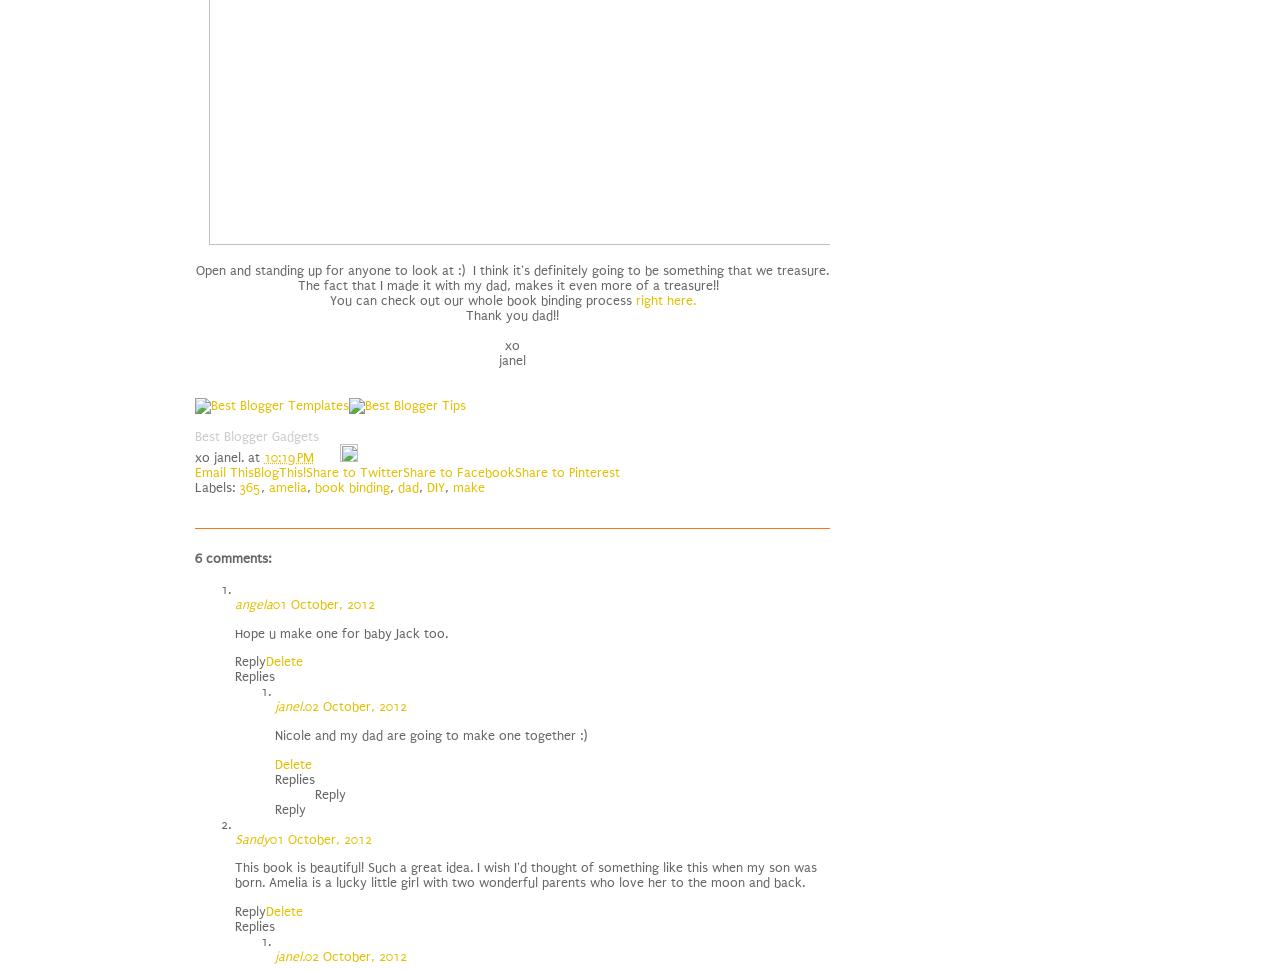 Image resolution: width=1280 pixels, height=970 pixels. What do you see at coordinates (194, 557) in the screenshot?
I see `'6 comments:'` at bounding box center [194, 557].